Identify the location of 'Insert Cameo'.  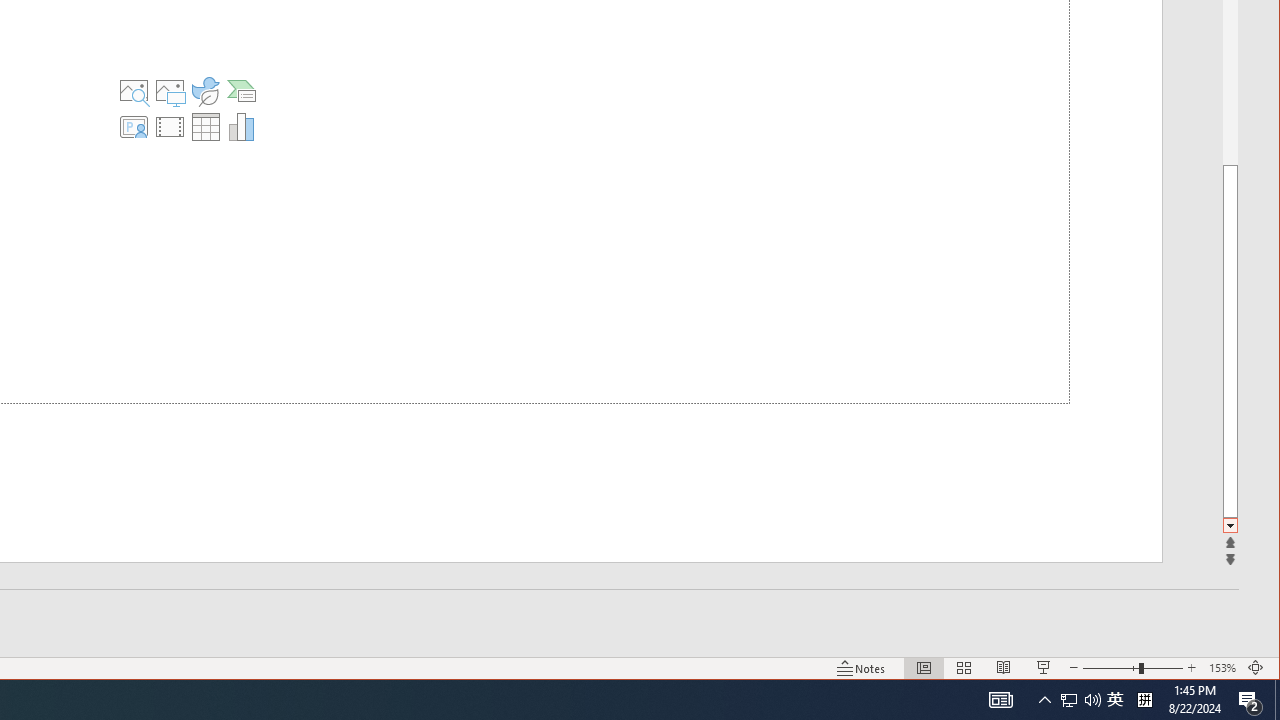
(132, 127).